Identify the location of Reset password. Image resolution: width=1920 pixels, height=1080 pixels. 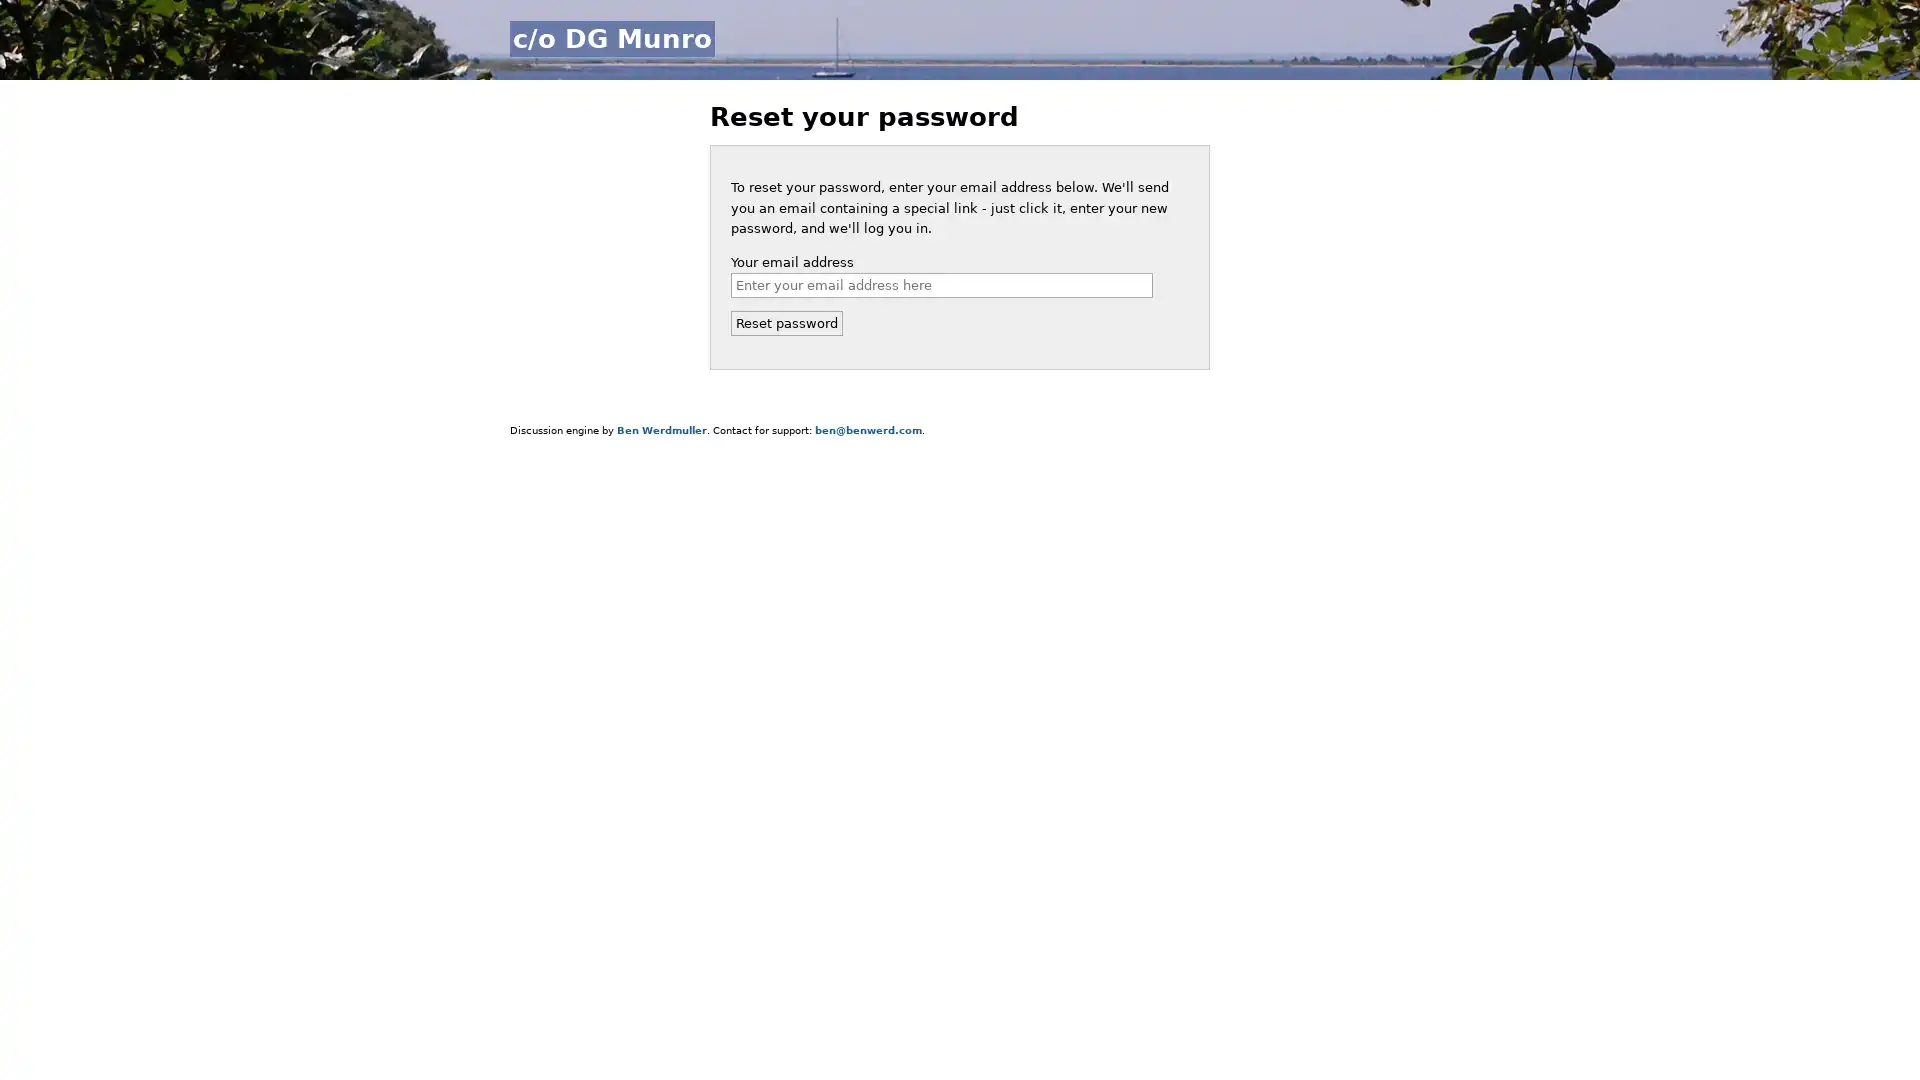
(786, 321).